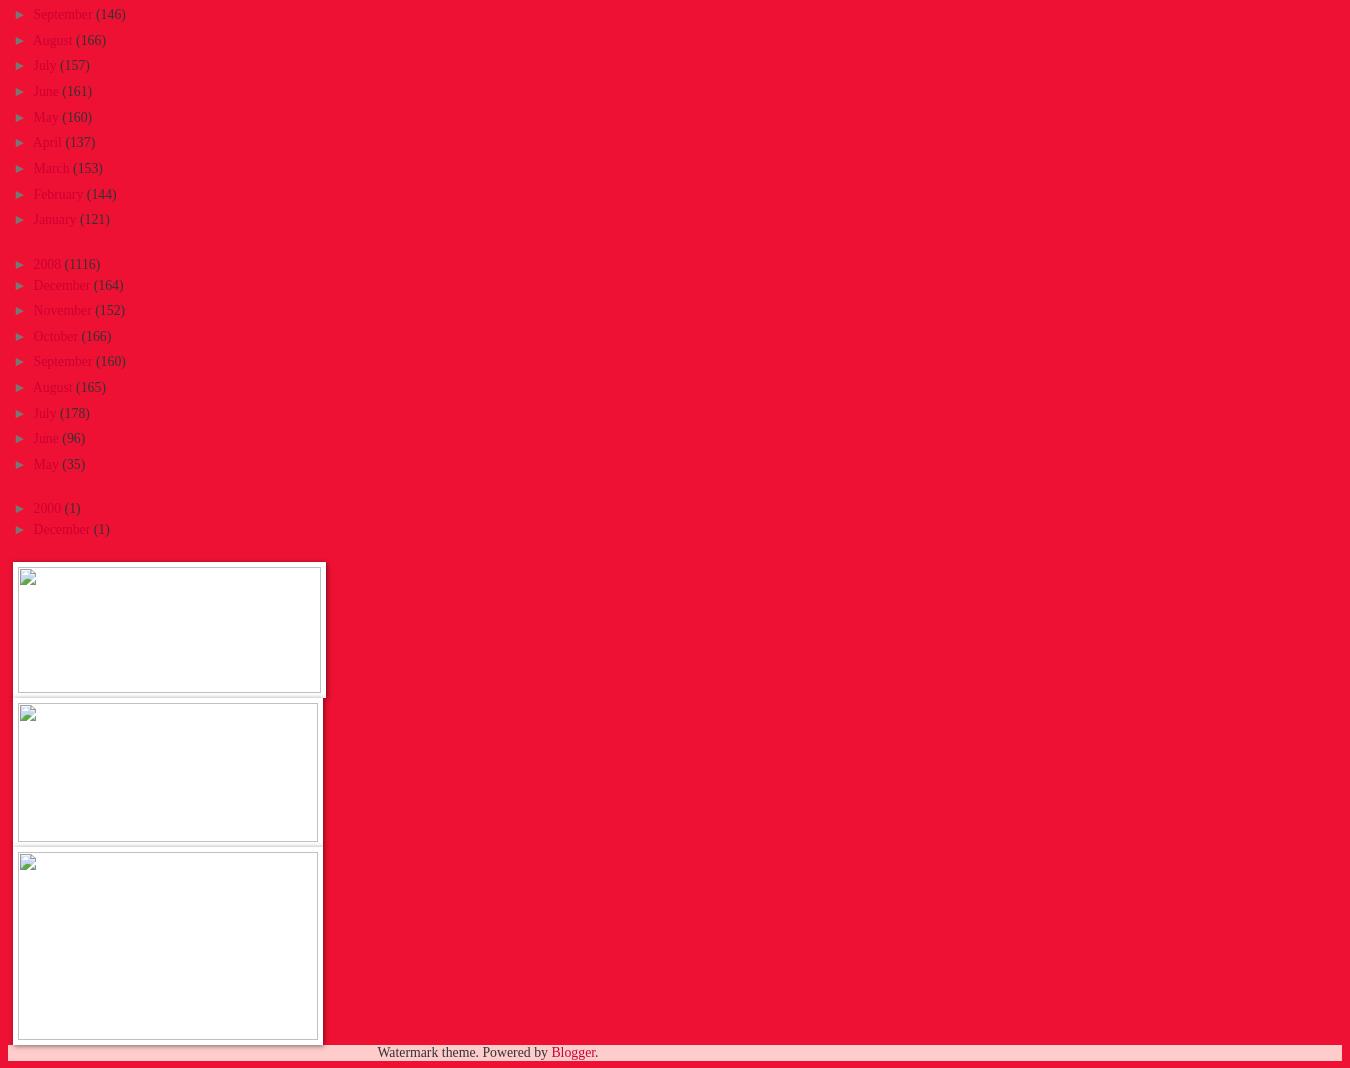  I want to click on 'October', so click(55, 334).